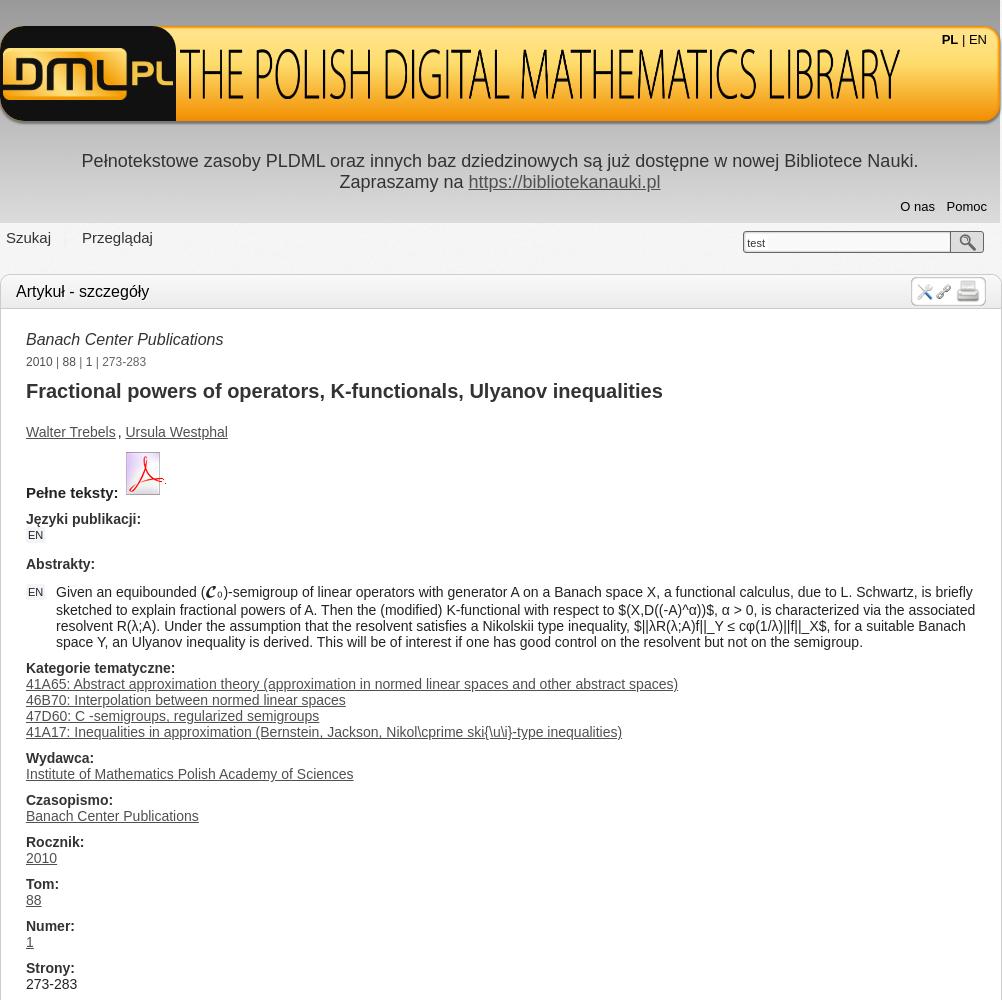 The height and width of the screenshot is (1000, 1002). Describe the element at coordinates (70, 432) in the screenshot. I see `'Walter Trebels'` at that location.